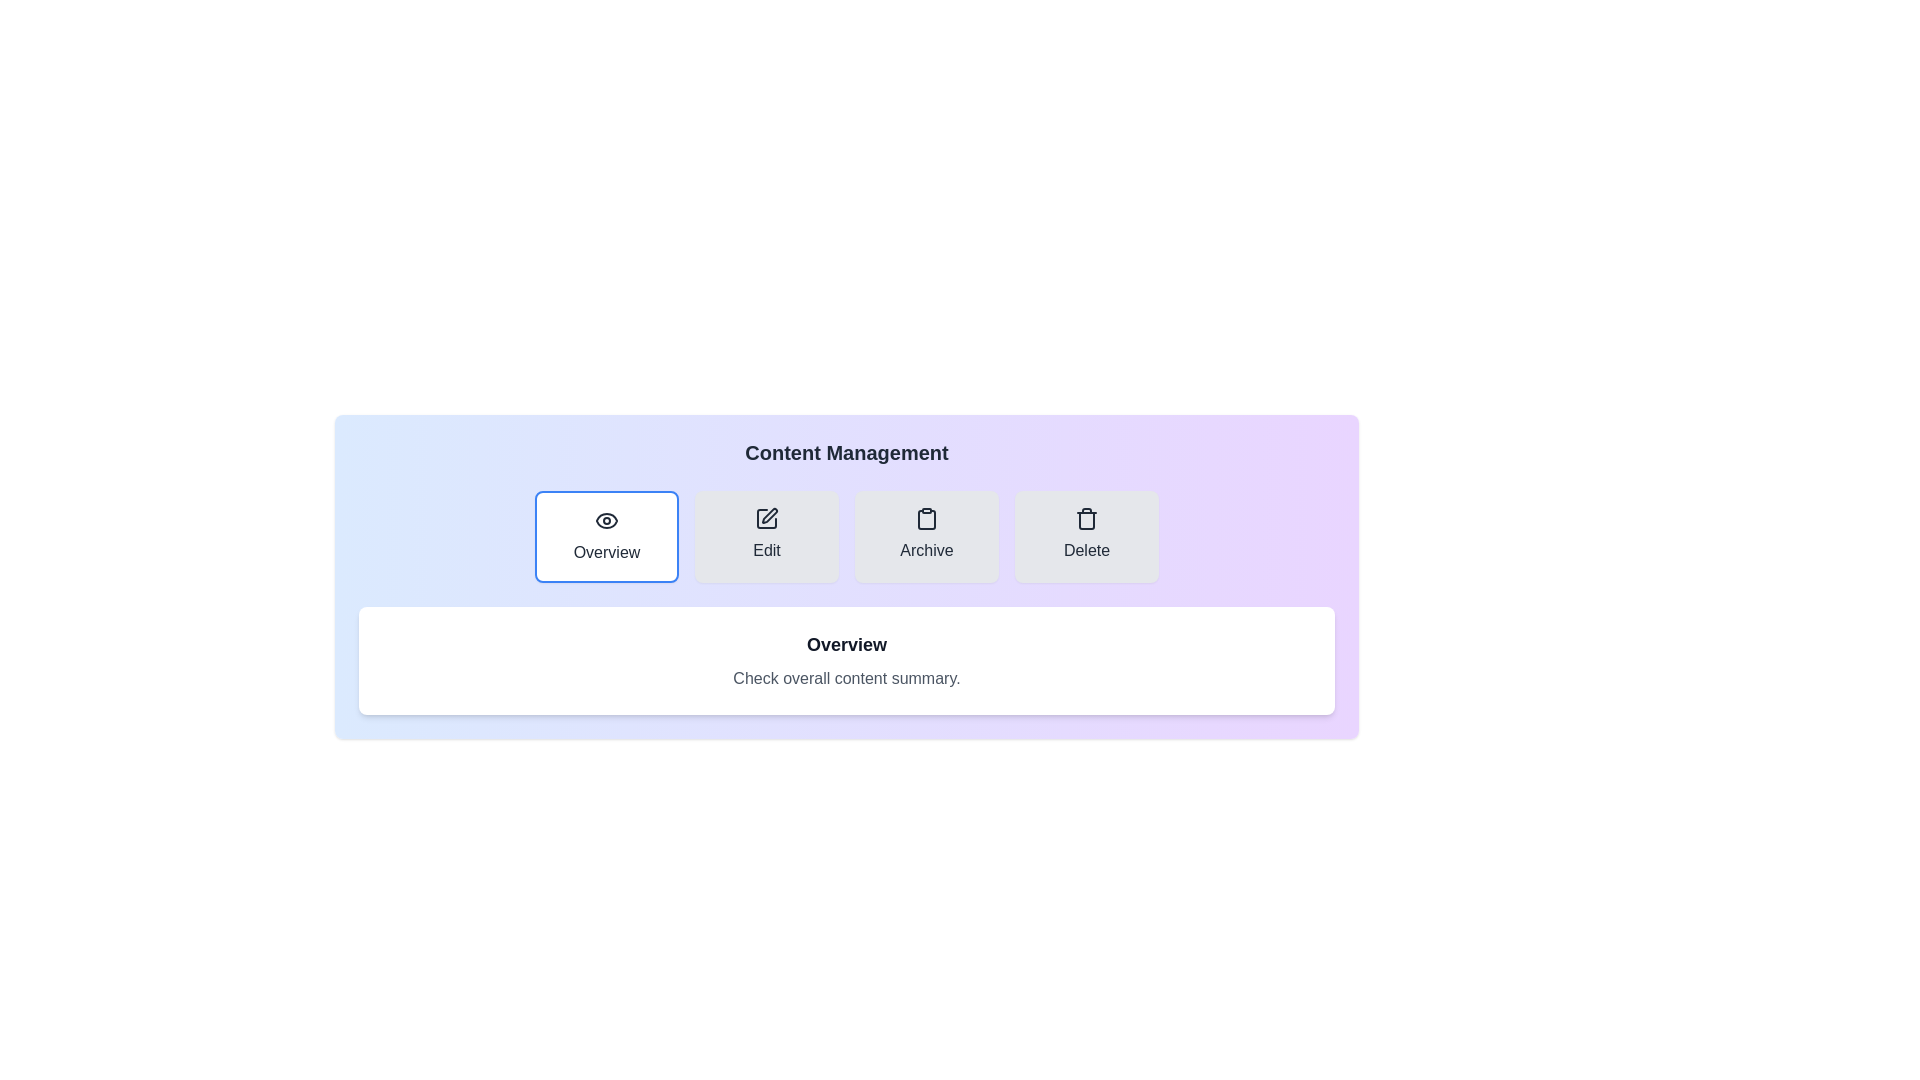 This screenshot has height=1080, width=1920. Describe the element at coordinates (766, 535) in the screenshot. I see `the Edit tab to view its content` at that location.